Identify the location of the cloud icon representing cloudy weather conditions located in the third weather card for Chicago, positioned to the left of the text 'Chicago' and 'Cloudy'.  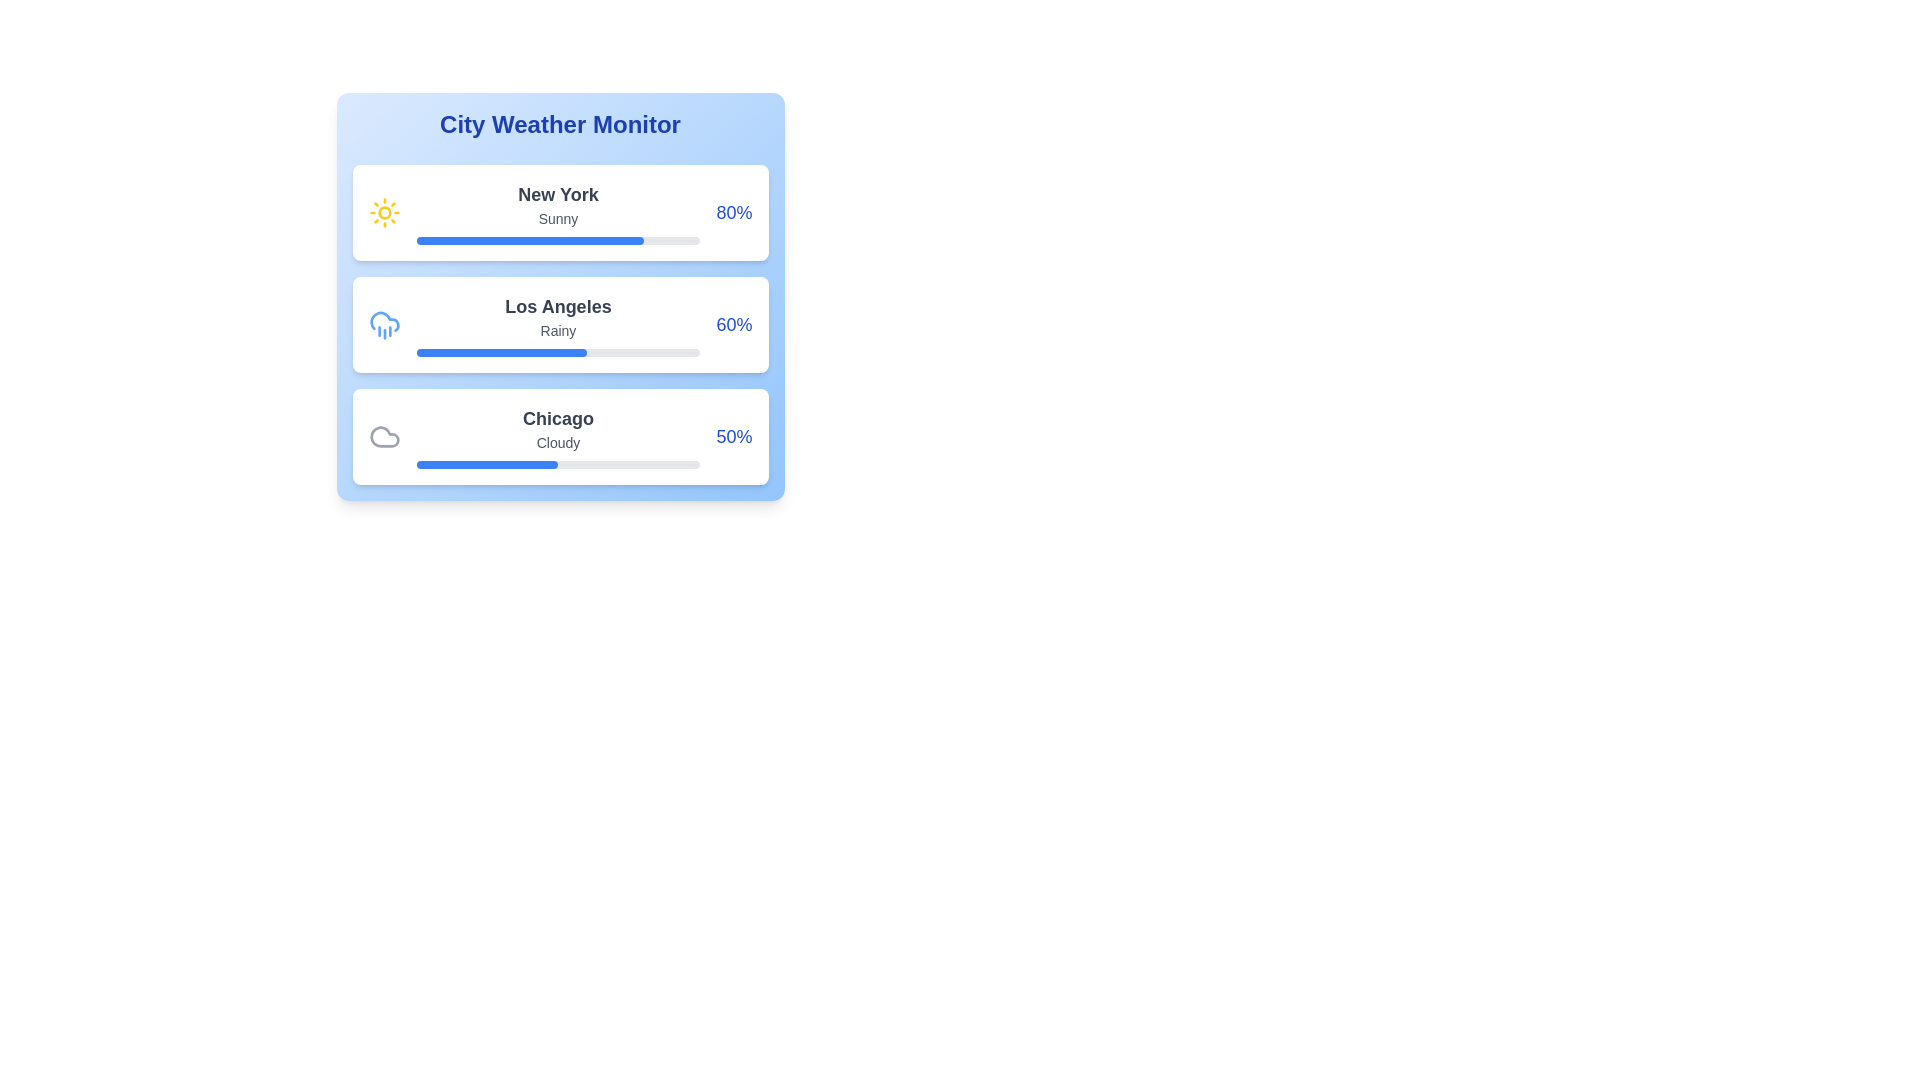
(384, 435).